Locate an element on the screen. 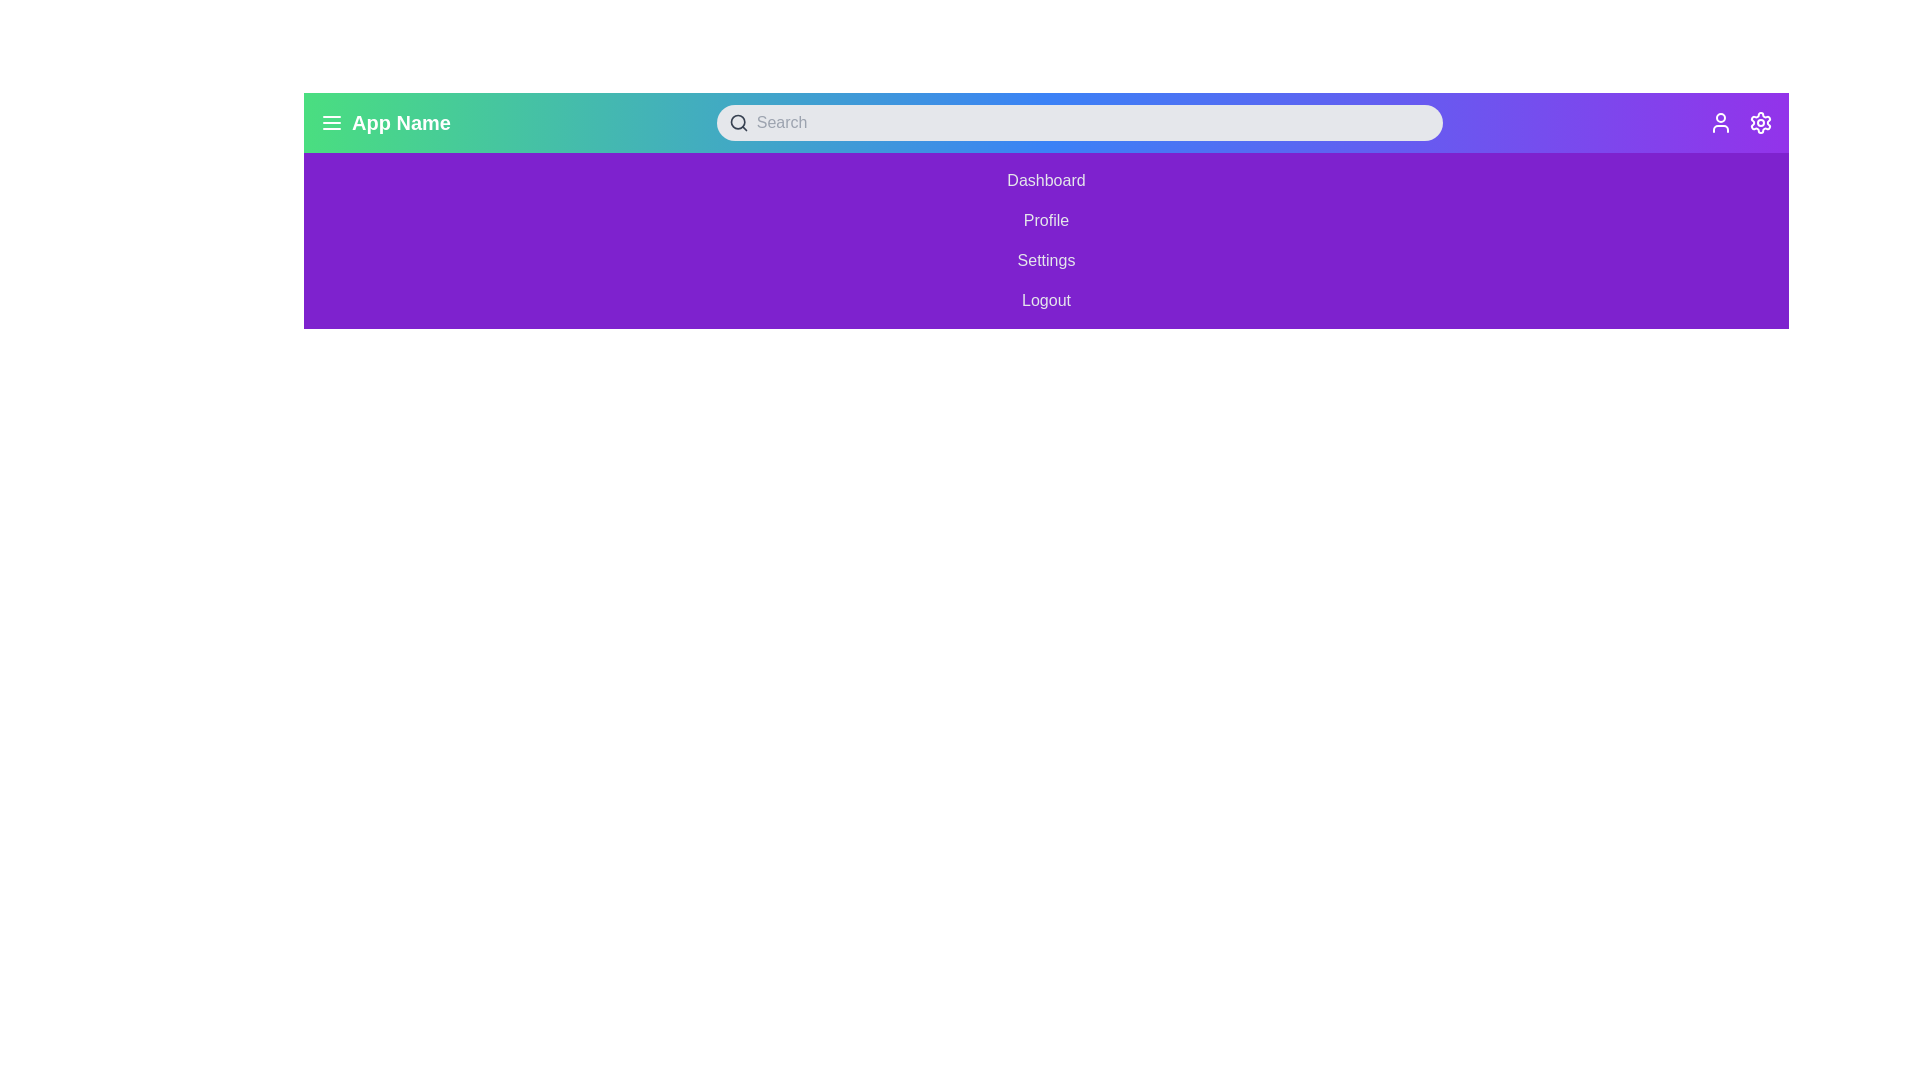 The height and width of the screenshot is (1080, 1920). the logout button located at the bottom of the options list, which is the fourth item following 'Dashboard,' 'Profile,' and 'Settings.' is located at coordinates (1045, 300).